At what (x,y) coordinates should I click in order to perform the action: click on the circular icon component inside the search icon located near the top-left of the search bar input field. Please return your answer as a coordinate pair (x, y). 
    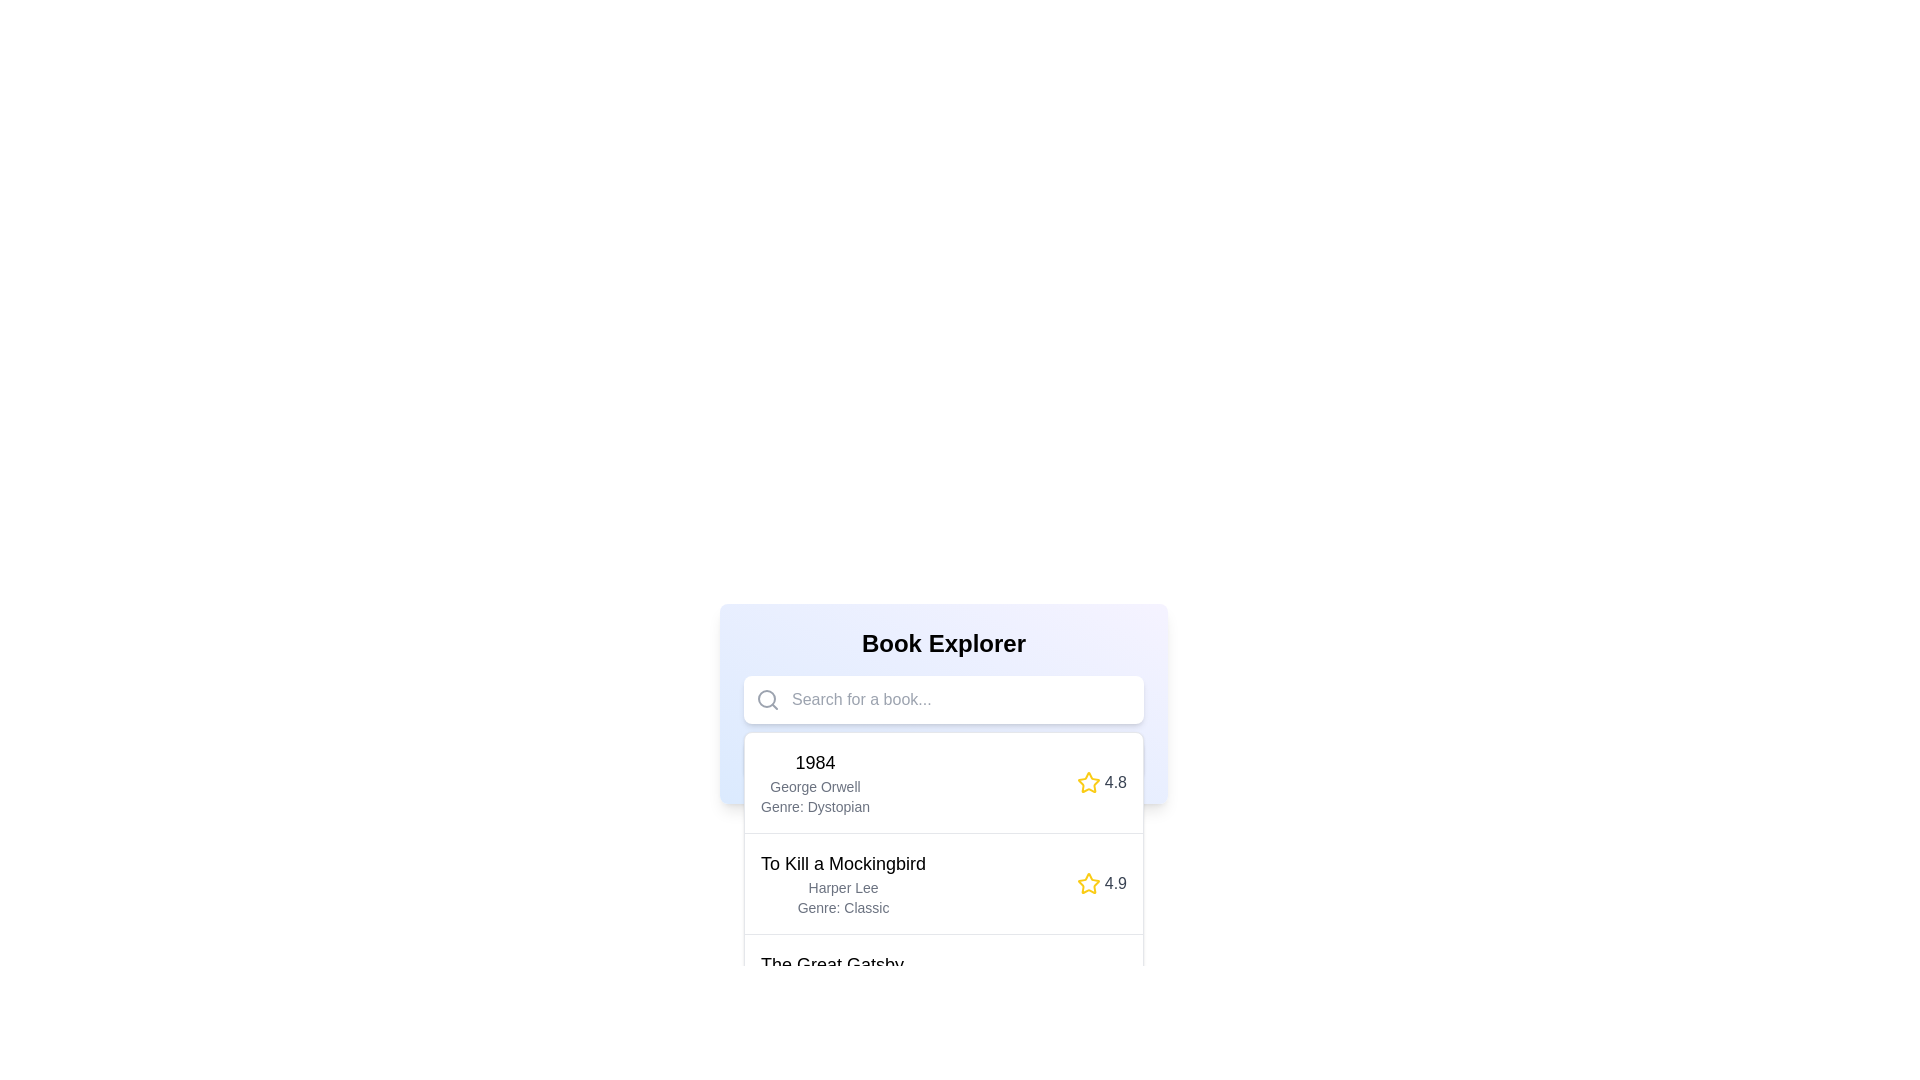
    Looking at the image, I should click on (766, 697).